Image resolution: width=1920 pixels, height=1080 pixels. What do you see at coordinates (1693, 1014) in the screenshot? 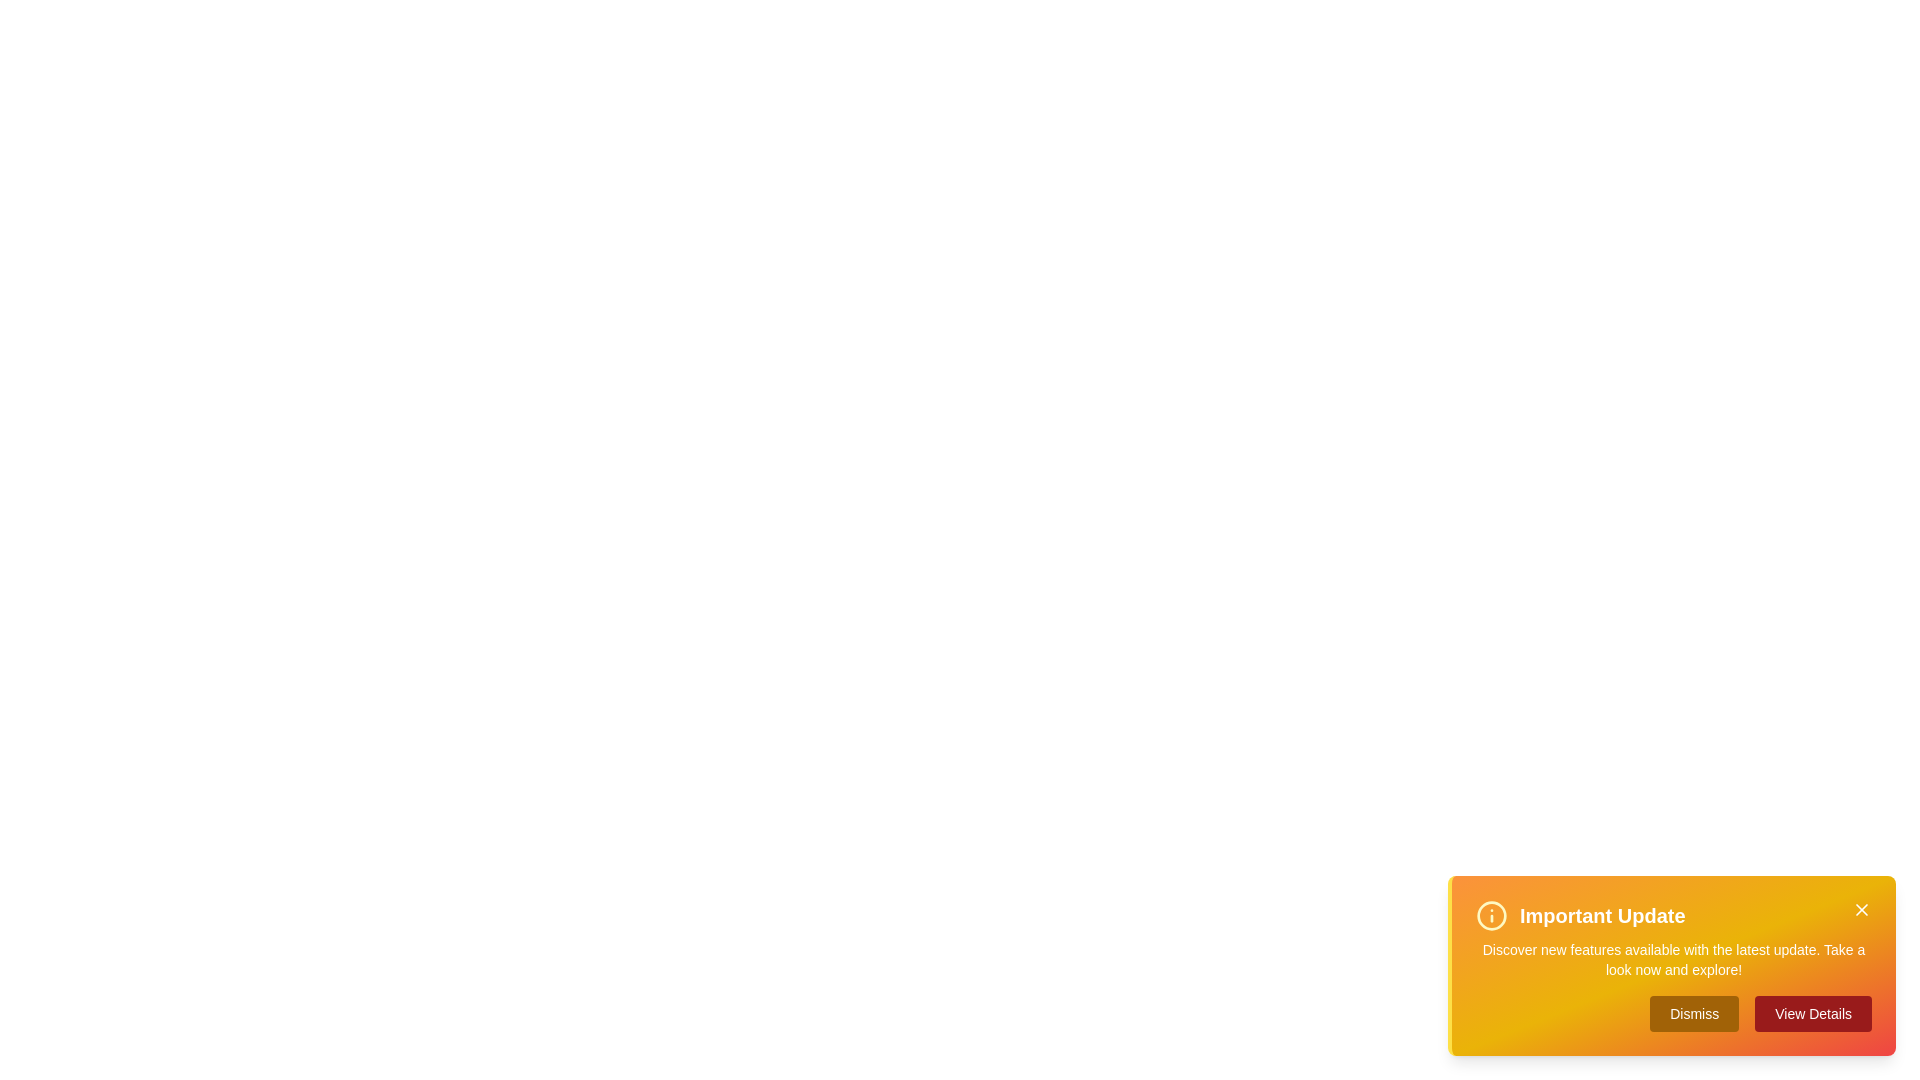
I see `'Dismiss' button to dismiss the alert` at bounding box center [1693, 1014].